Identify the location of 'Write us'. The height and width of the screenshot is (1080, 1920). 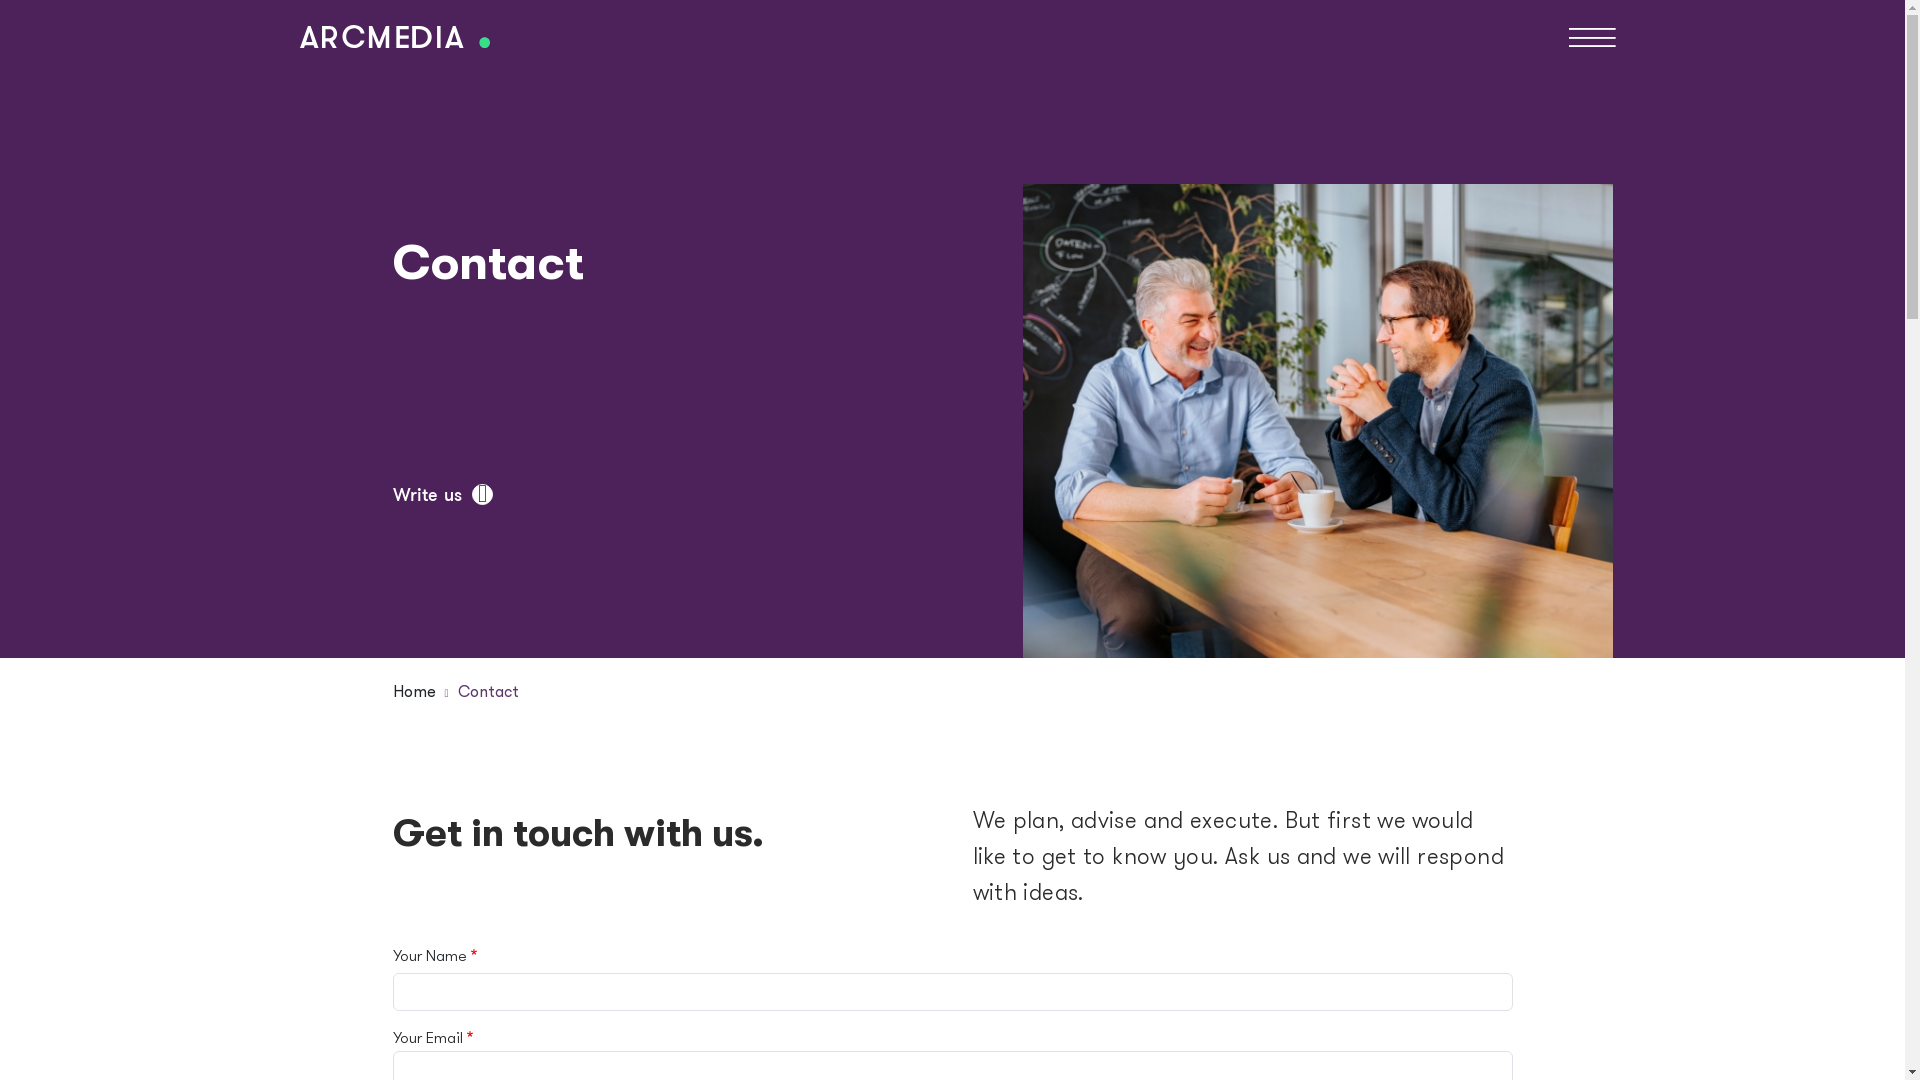
(441, 495).